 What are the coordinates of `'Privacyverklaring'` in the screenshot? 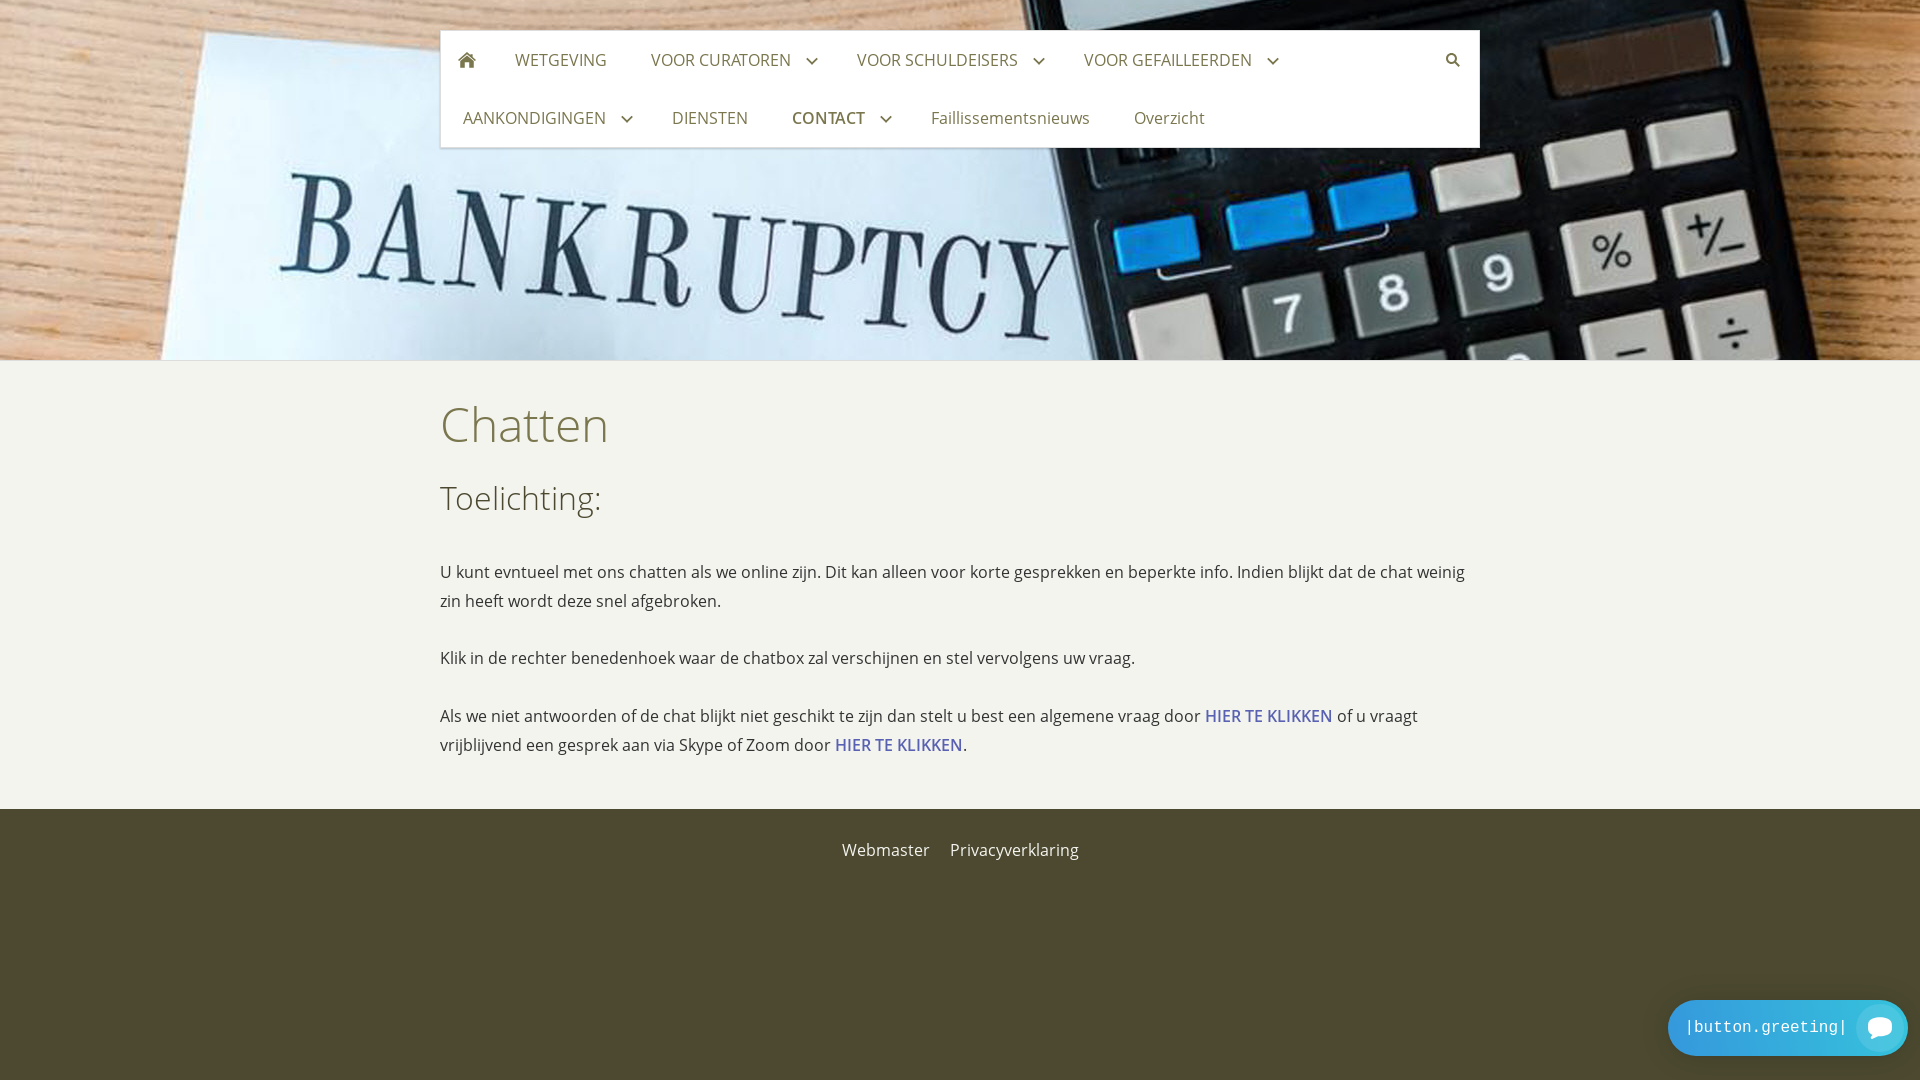 It's located at (1014, 849).